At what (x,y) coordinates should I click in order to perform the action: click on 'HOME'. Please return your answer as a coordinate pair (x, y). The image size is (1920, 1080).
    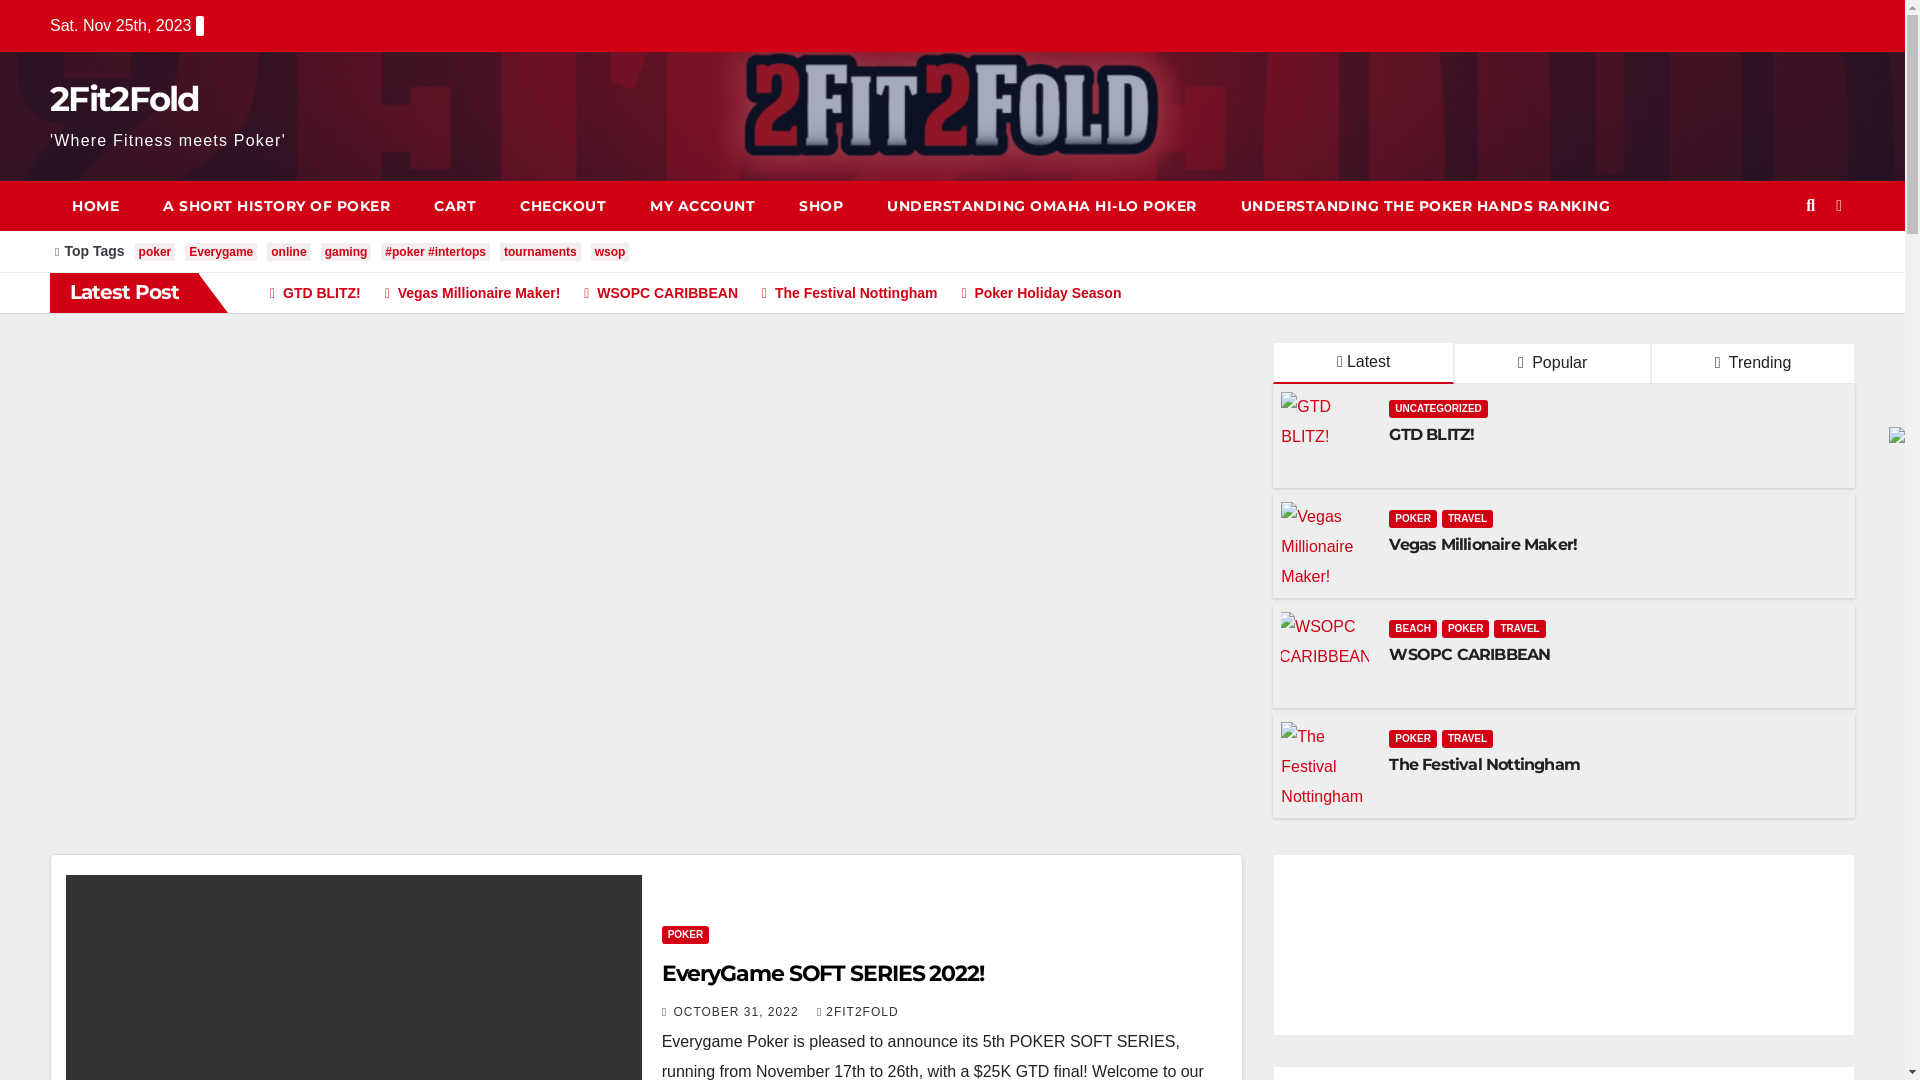
    Looking at the image, I should click on (94, 205).